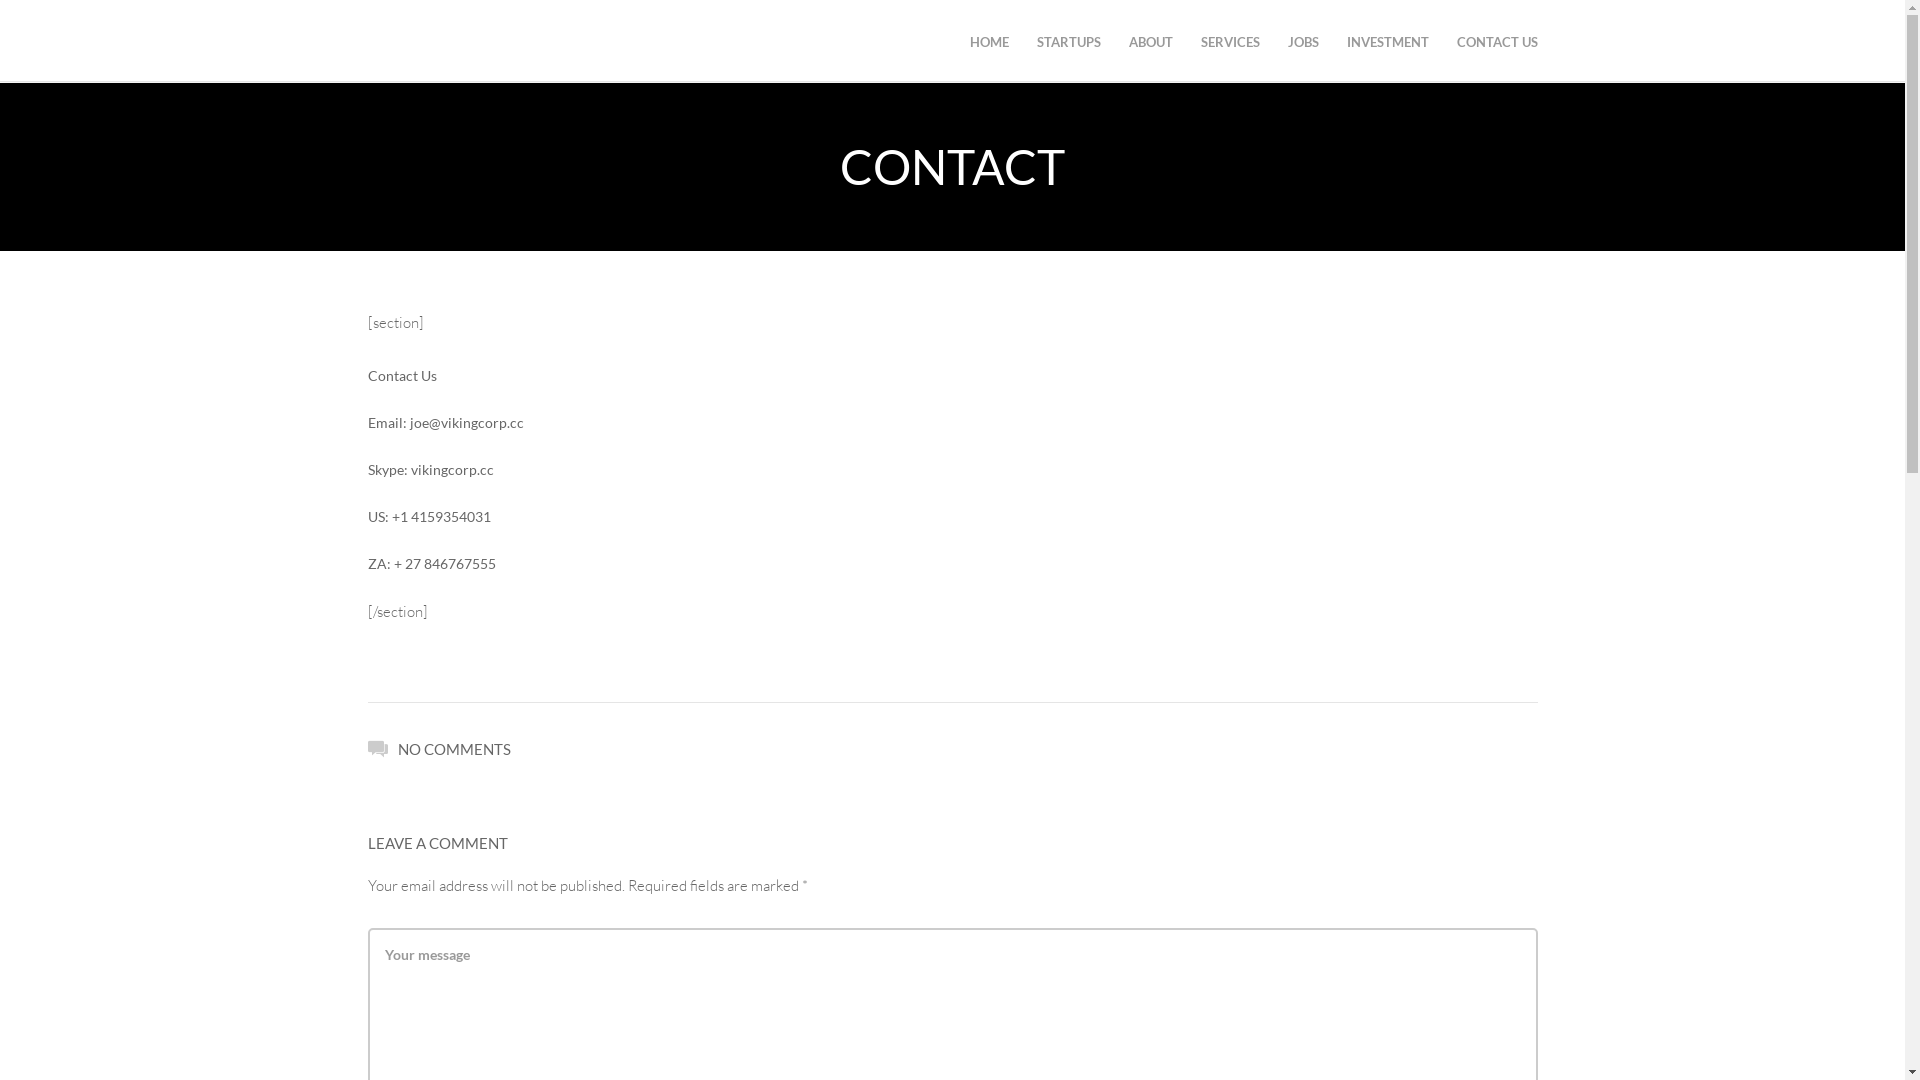 The width and height of the screenshot is (1920, 1080). Describe the element at coordinates (1386, 42) in the screenshot. I see `'INVESTMENT'` at that location.